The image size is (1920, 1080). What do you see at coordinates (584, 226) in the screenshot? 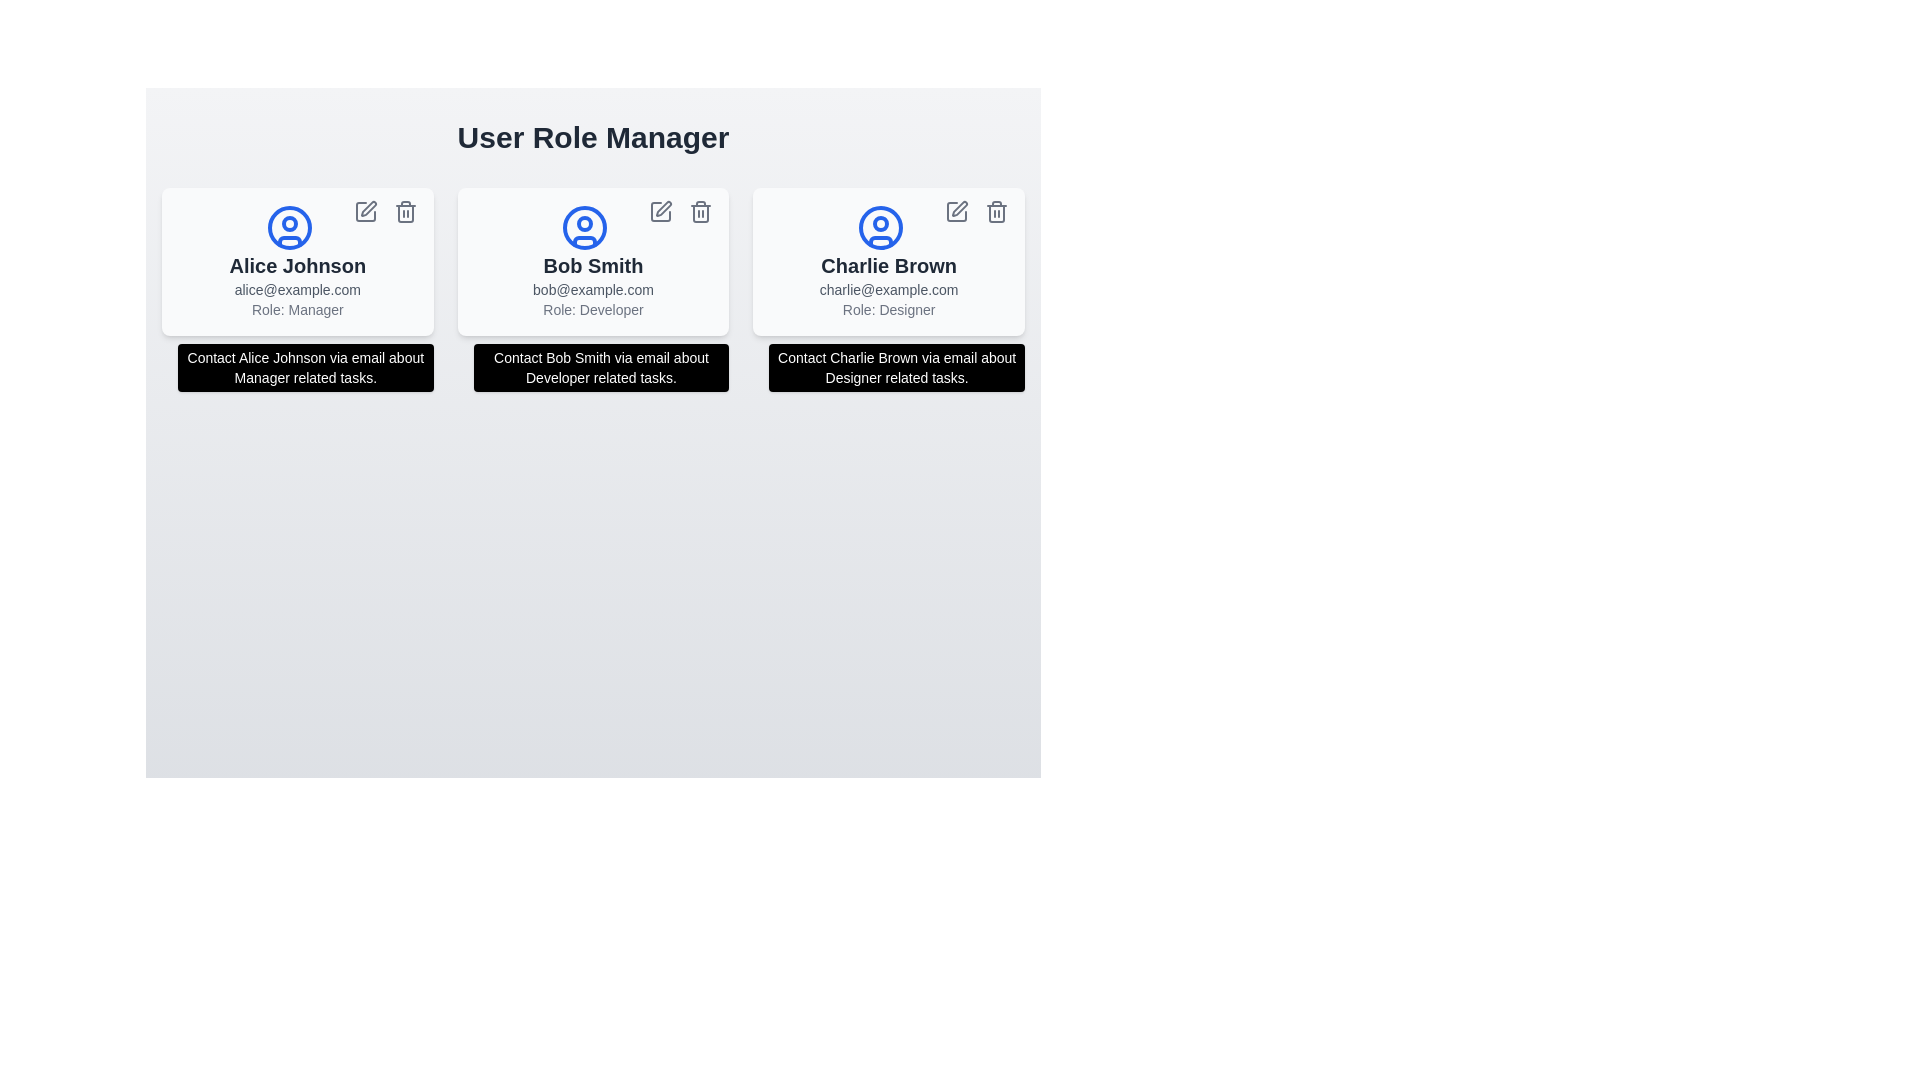
I see `the circular user profile icon with a blue border located above the text 'Bob Smith' in the middle card` at bounding box center [584, 226].